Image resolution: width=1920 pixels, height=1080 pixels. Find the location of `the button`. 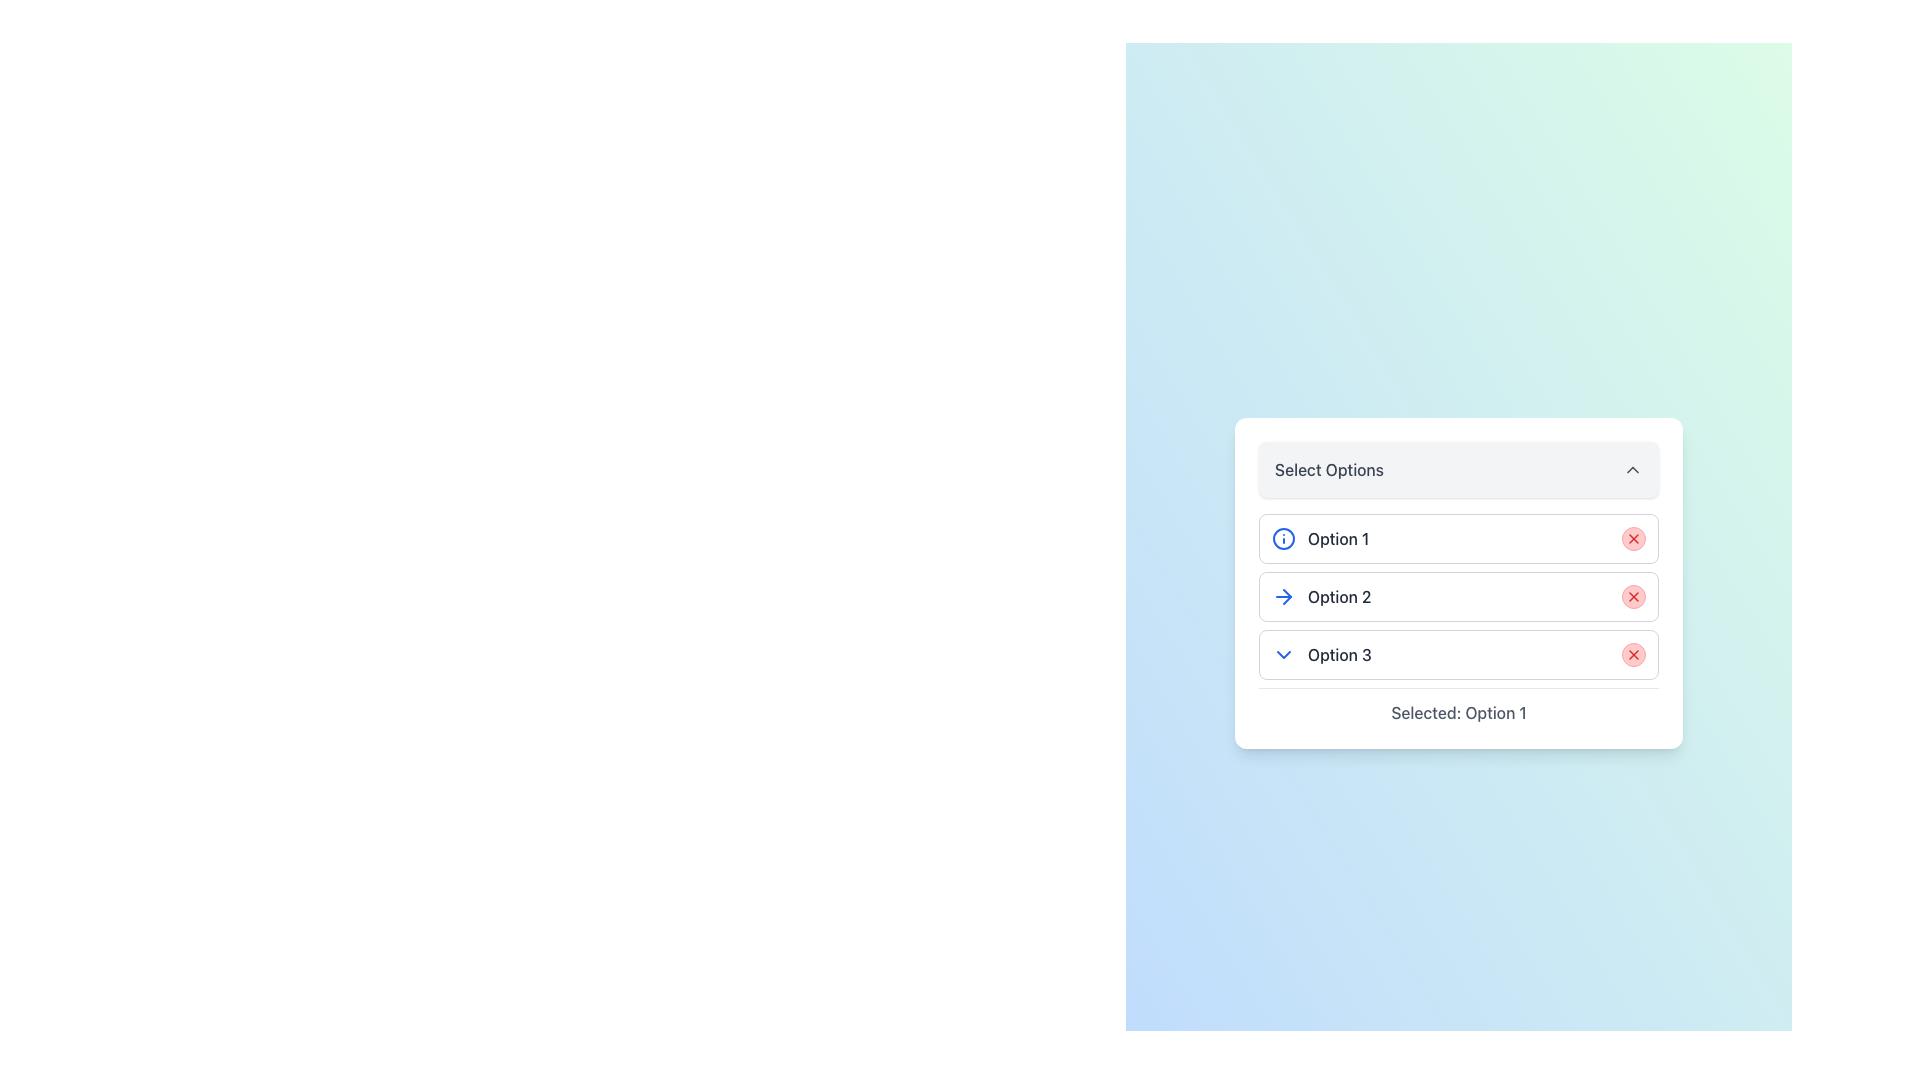

the button is located at coordinates (1633, 595).